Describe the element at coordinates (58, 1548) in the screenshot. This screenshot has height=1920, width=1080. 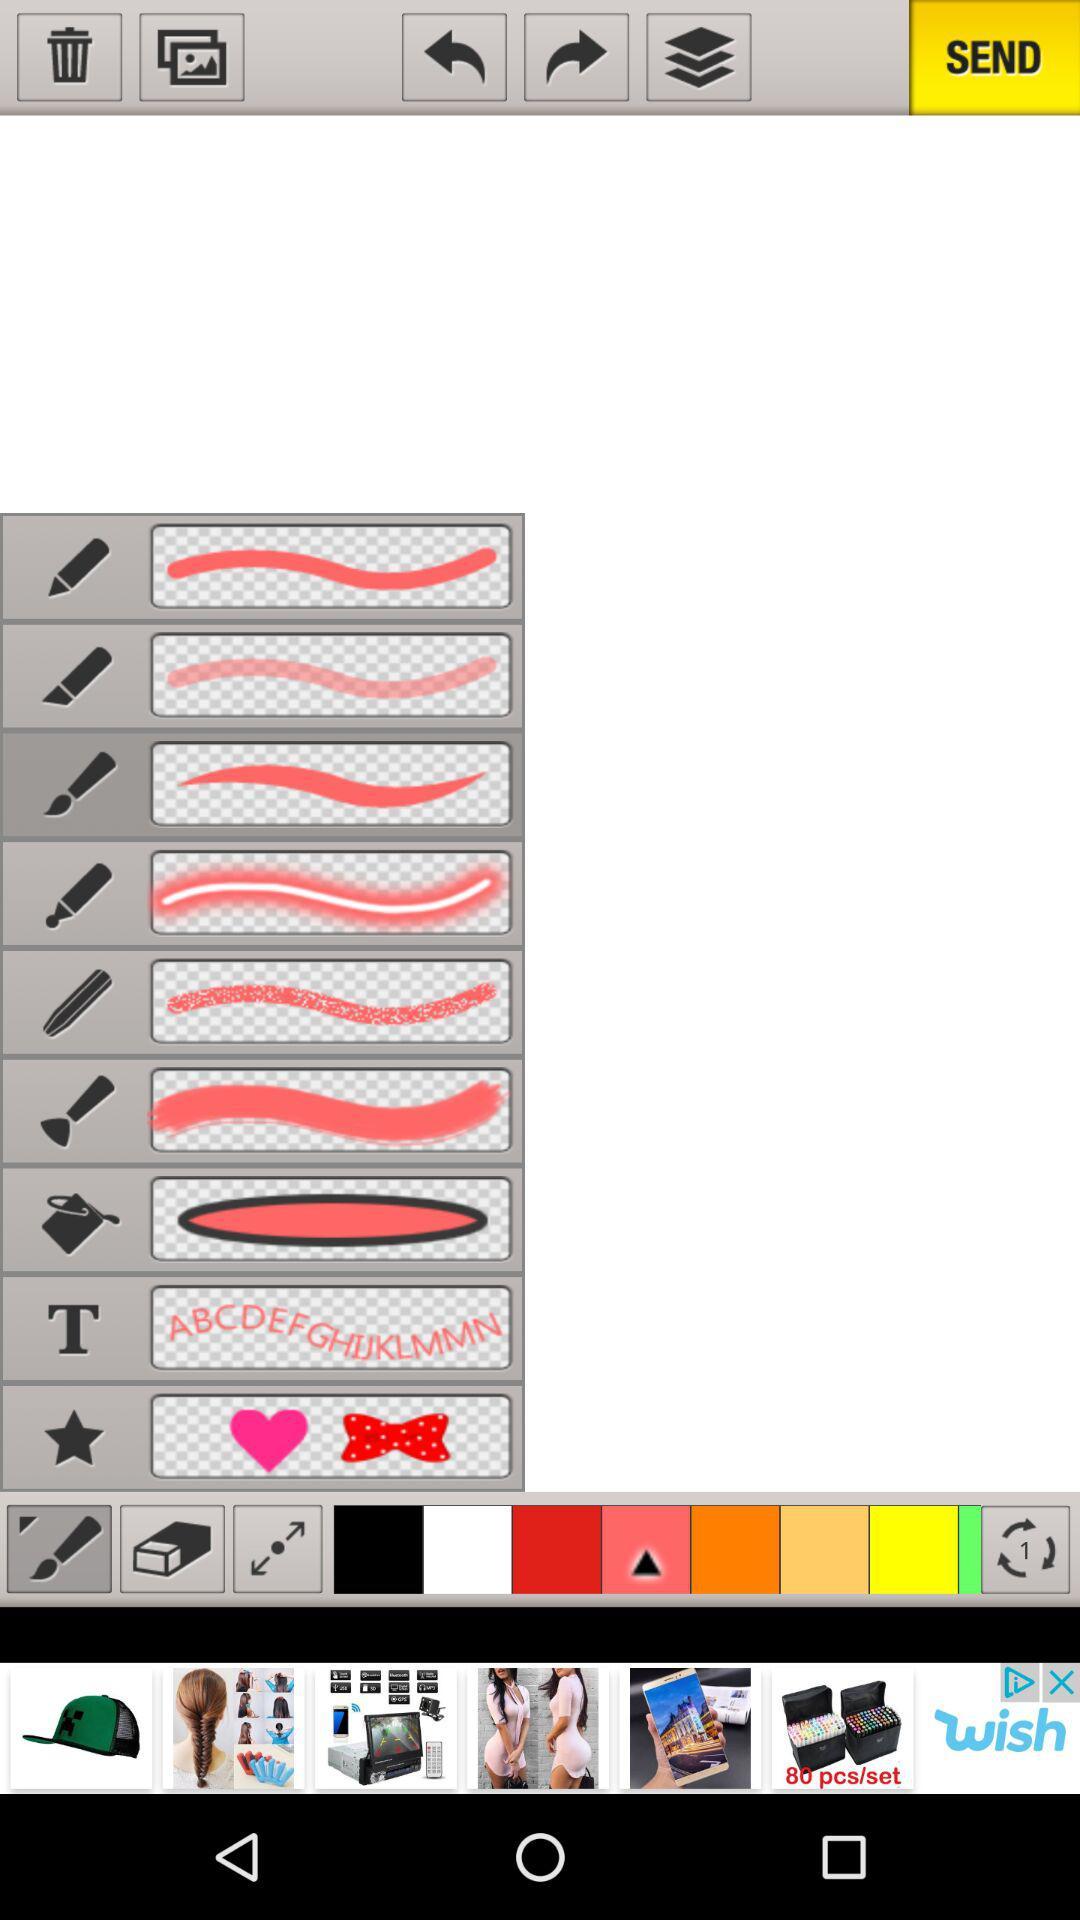
I see `paint brush` at that location.